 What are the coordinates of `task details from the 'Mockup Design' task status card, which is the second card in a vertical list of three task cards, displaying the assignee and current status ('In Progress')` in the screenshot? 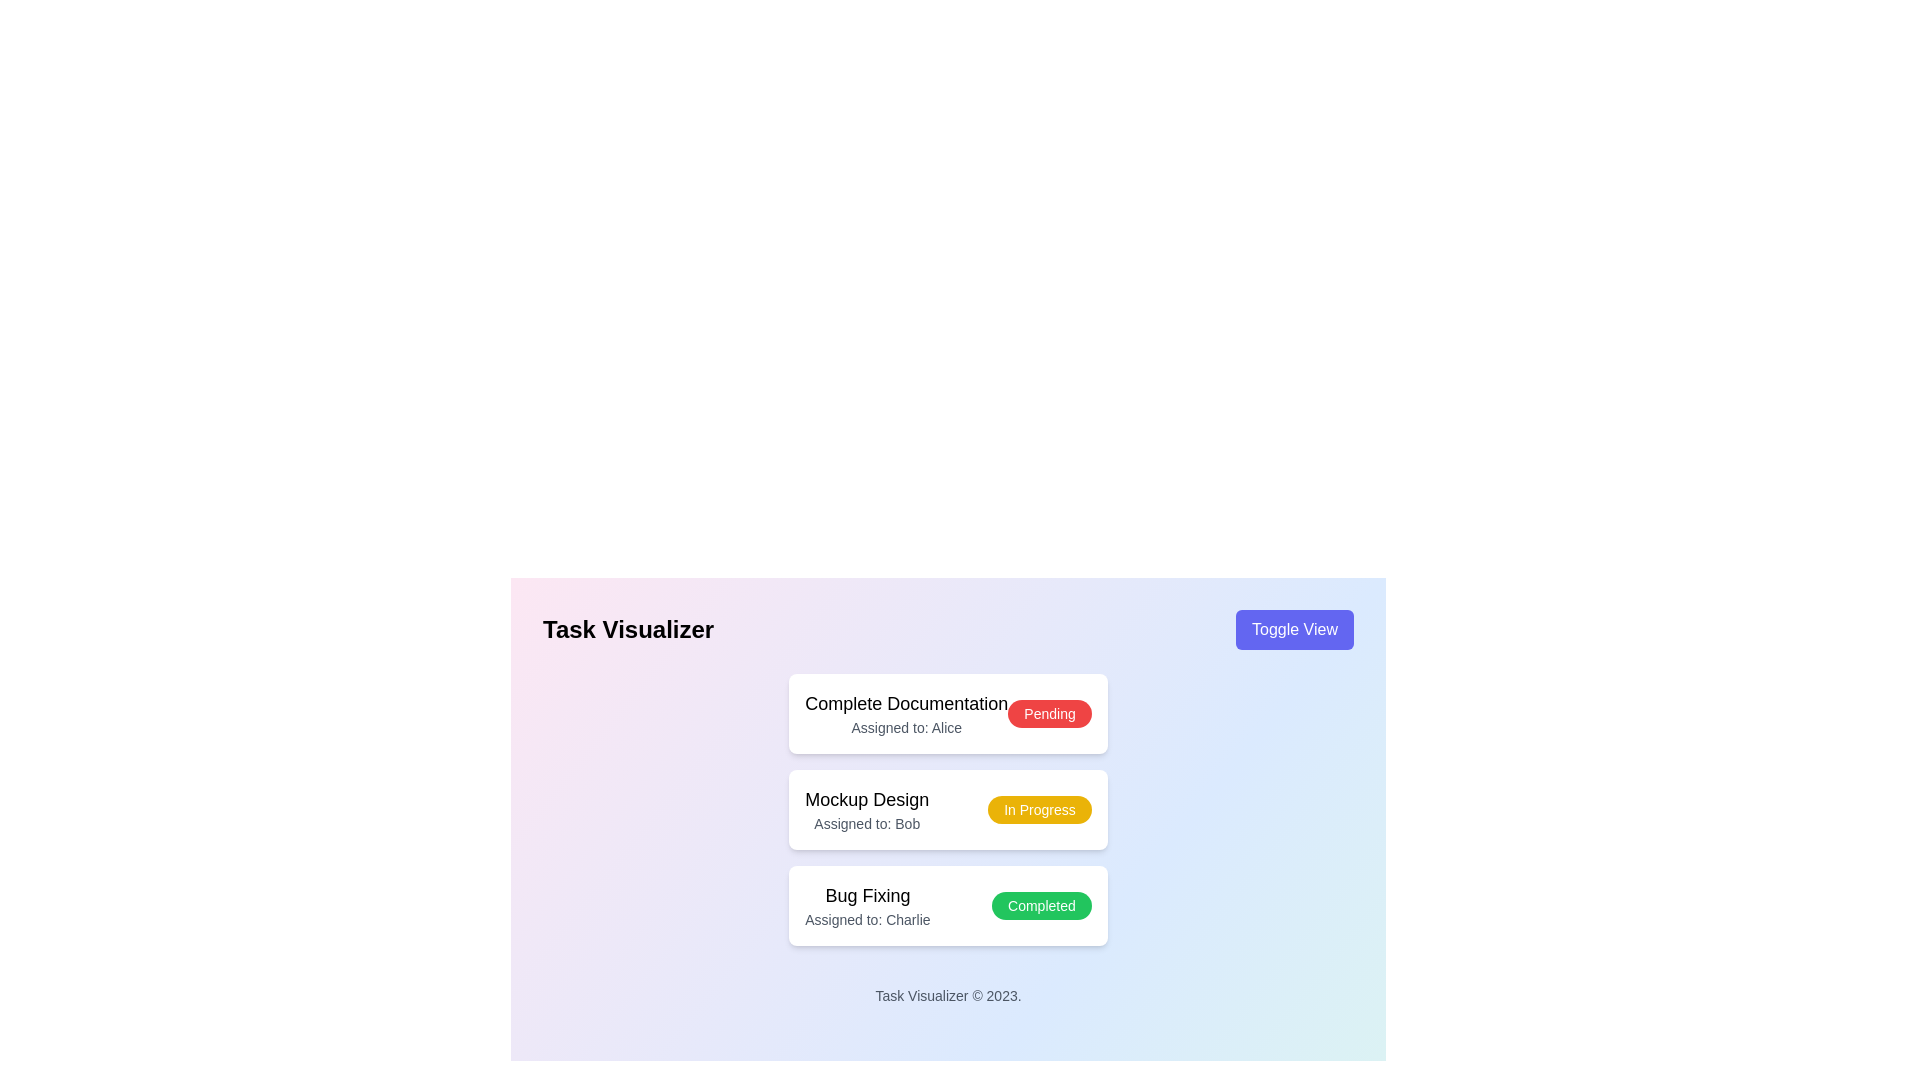 It's located at (947, 810).